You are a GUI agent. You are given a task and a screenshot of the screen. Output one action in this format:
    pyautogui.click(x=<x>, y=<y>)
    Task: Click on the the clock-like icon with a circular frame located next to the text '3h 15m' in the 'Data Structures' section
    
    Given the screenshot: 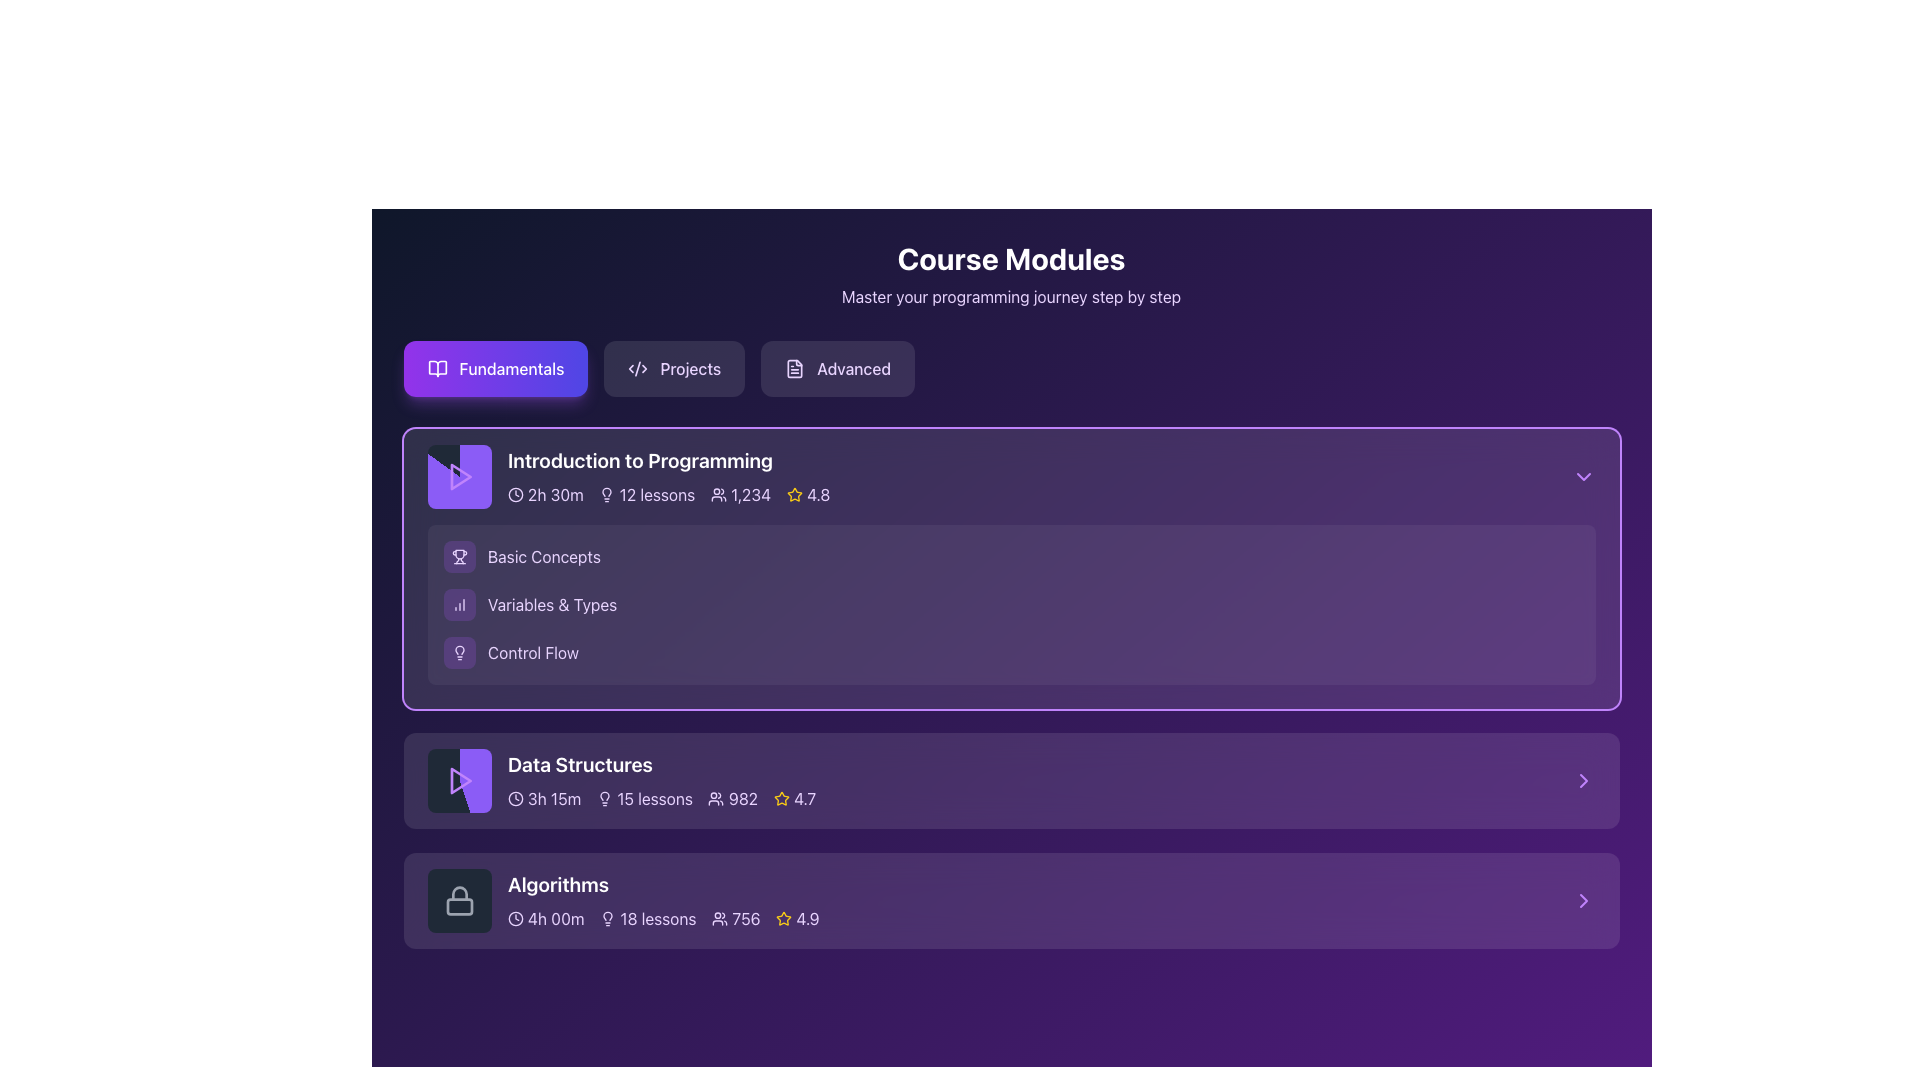 What is the action you would take?
    pyautogui.click(x=515, y=797)
    